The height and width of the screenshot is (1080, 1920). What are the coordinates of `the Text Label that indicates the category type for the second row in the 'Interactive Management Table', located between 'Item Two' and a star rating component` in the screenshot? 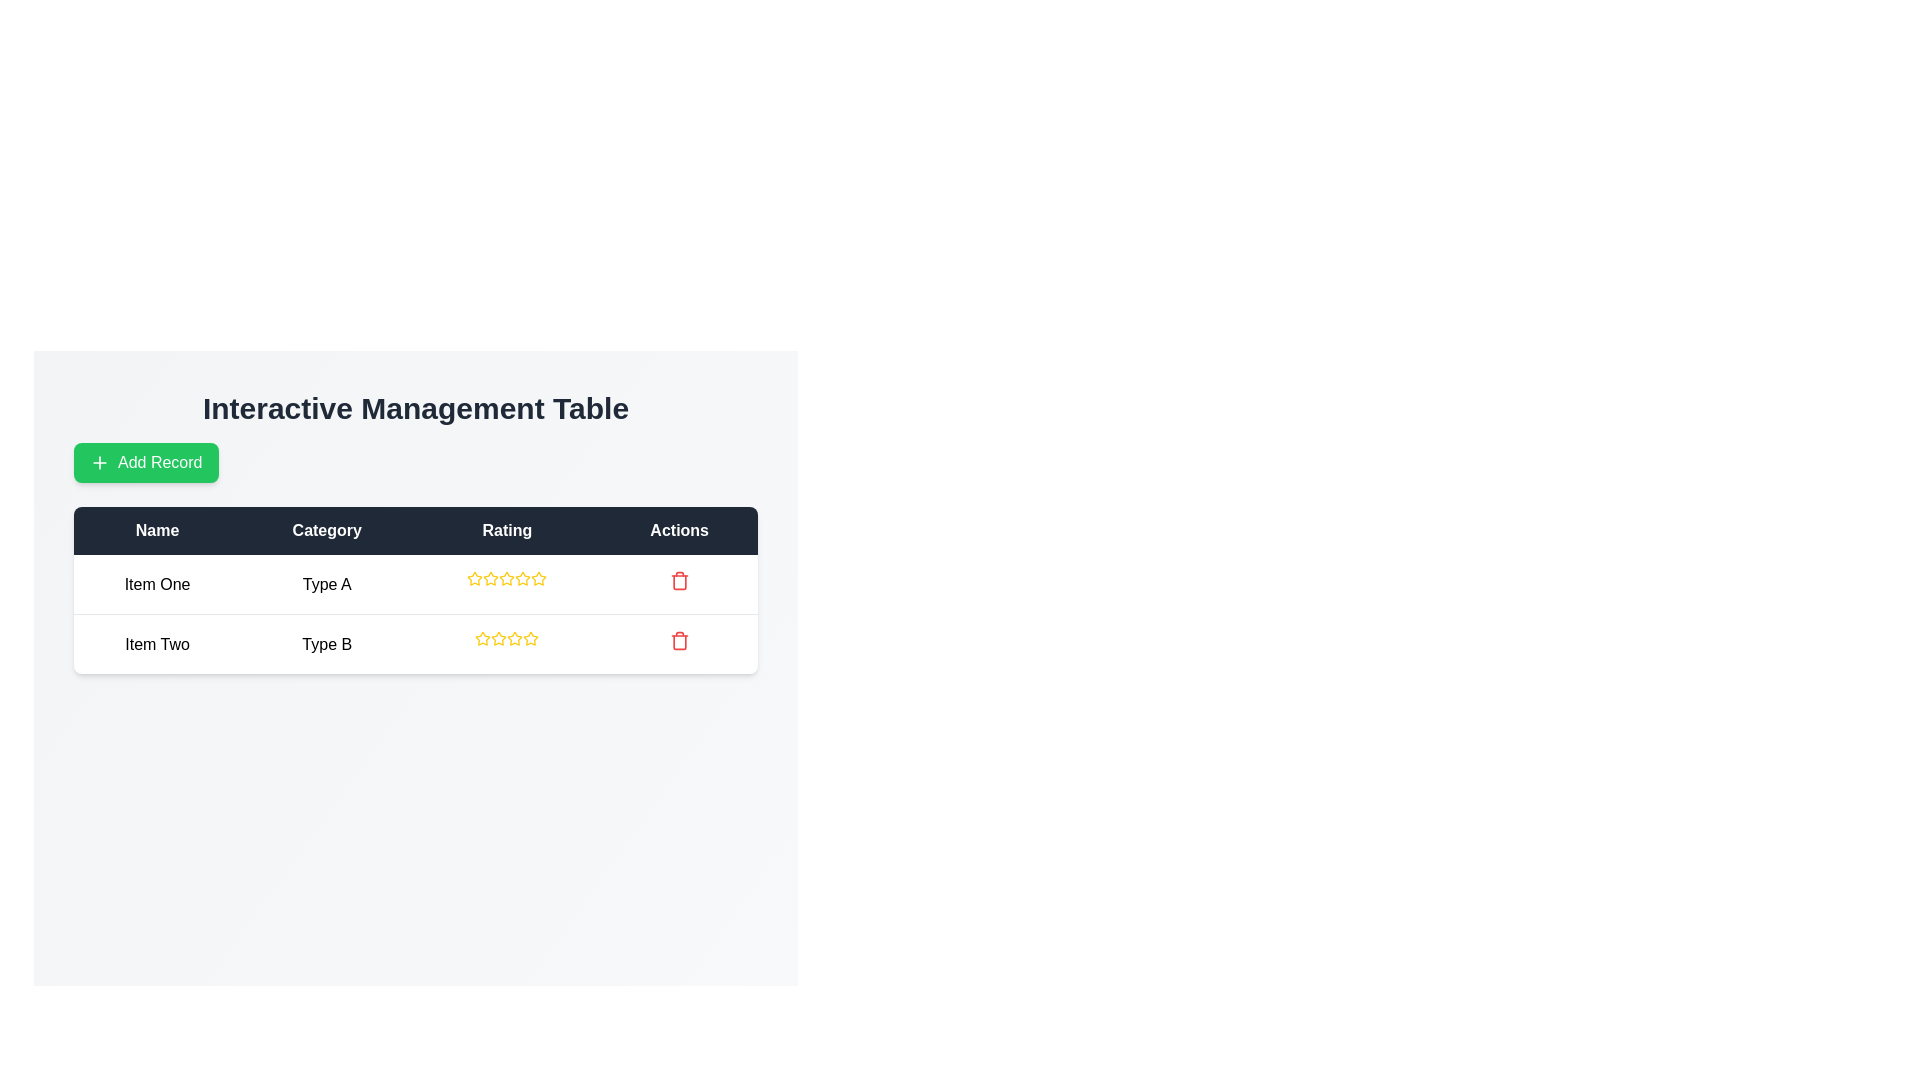 It's located at (327, 644).